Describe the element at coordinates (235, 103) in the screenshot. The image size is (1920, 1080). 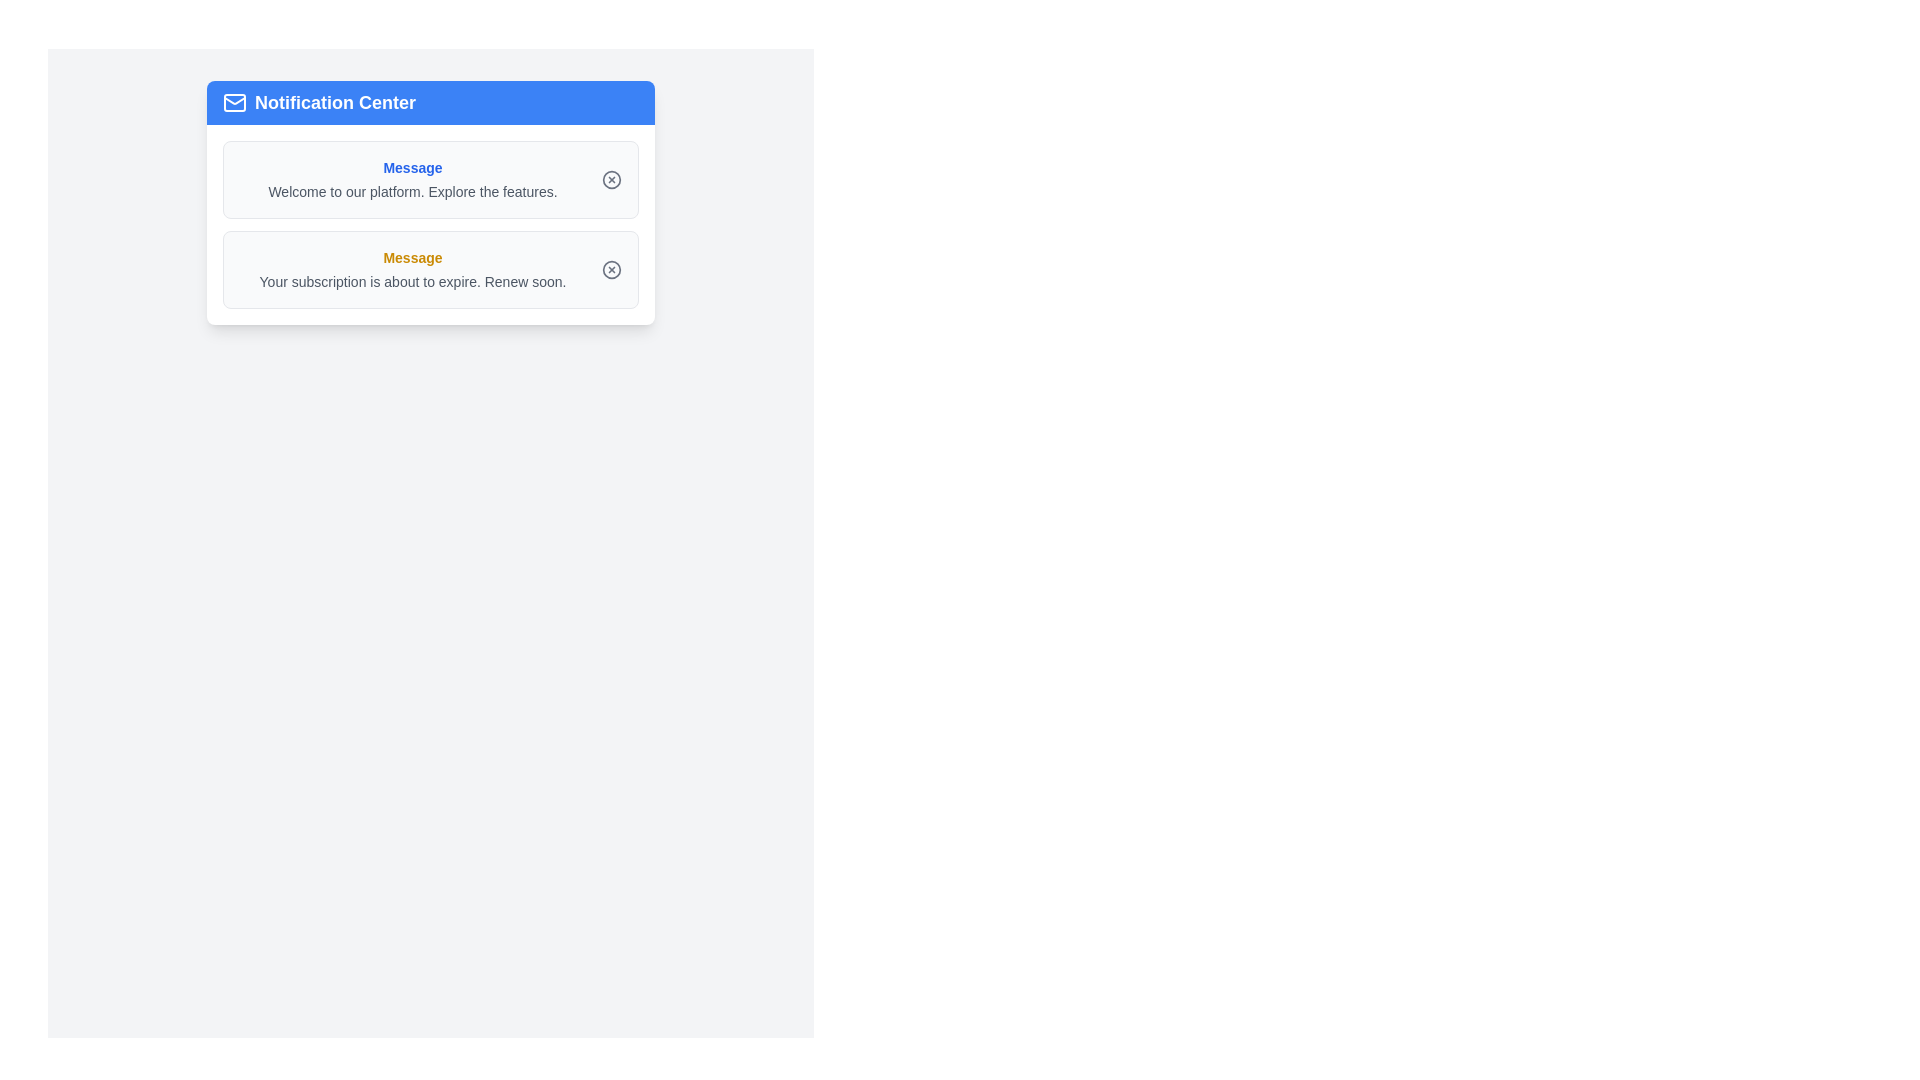
I see `the notification icon located at the top left corner of the 'Notification Center' header bar, which appears before the text 'Notification Center'` at that location.